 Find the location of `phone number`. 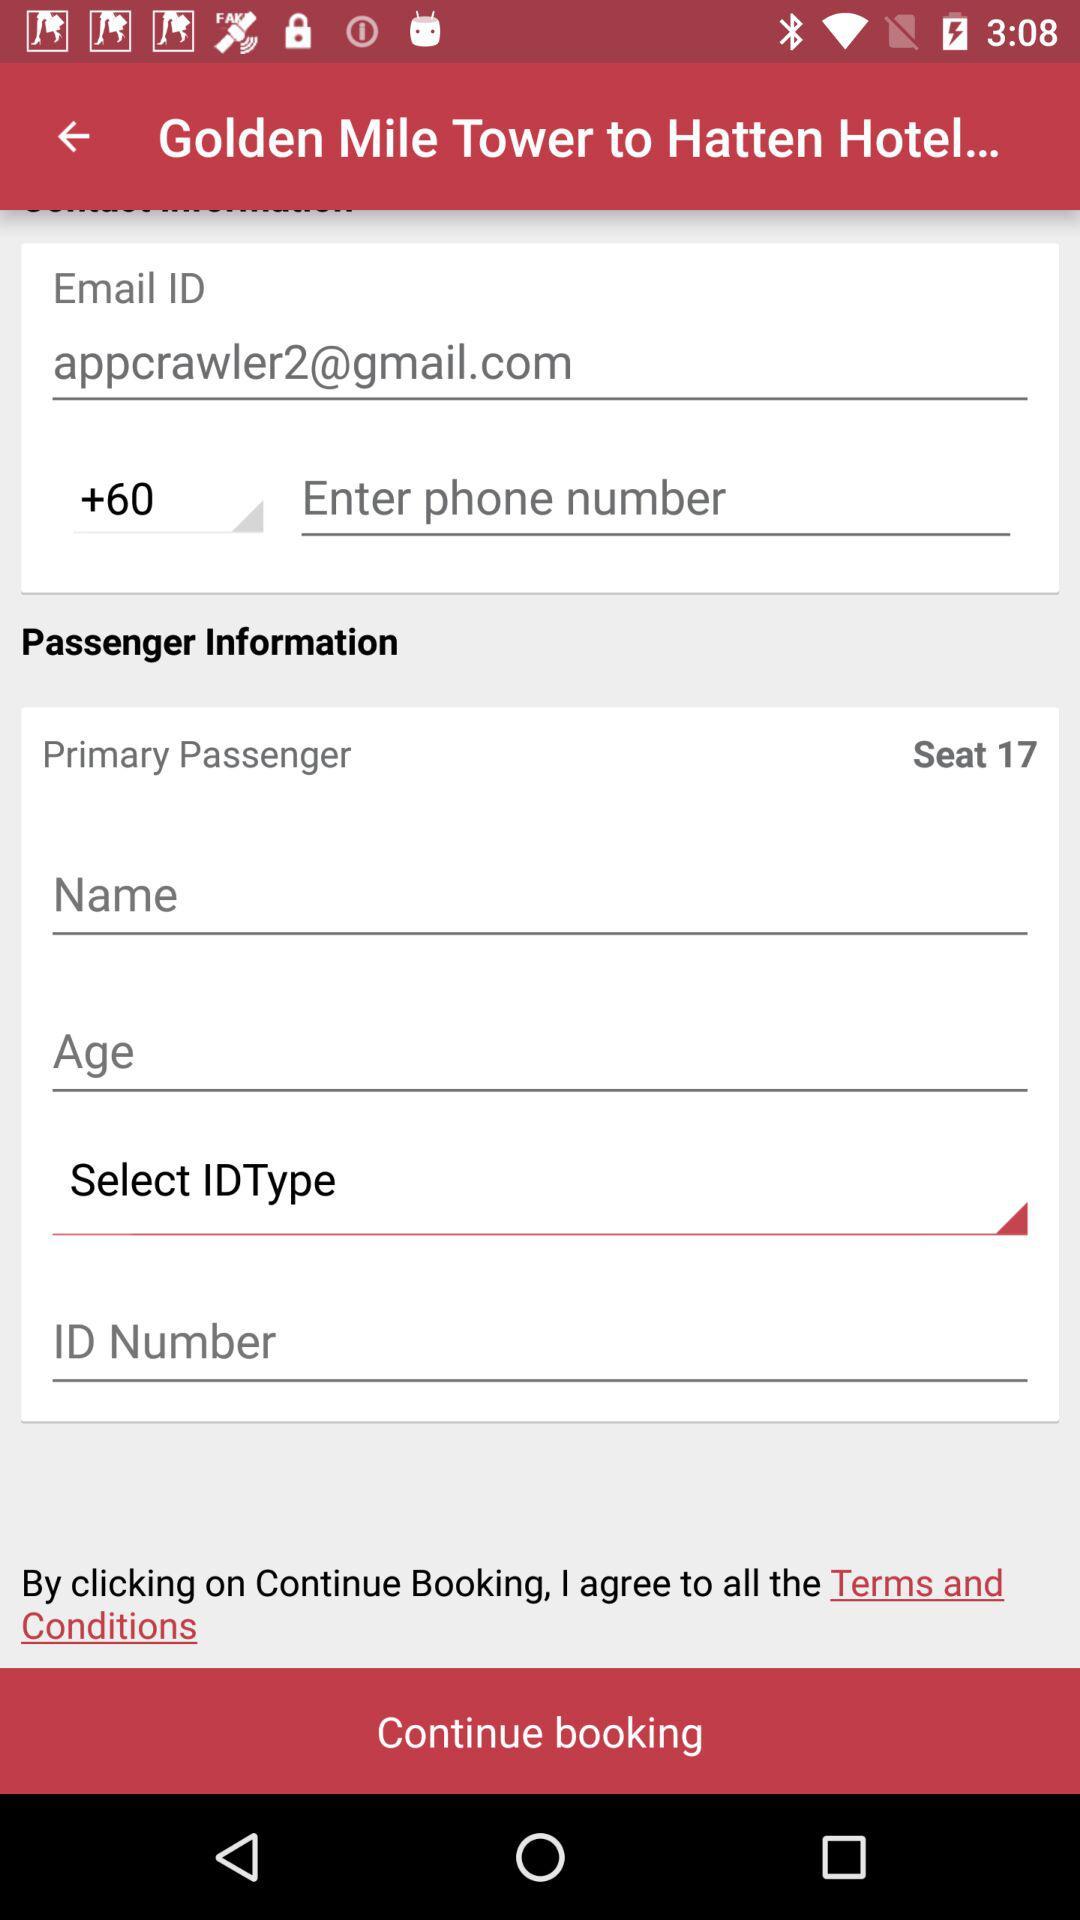

phone number is located at coordinates (655, 497).